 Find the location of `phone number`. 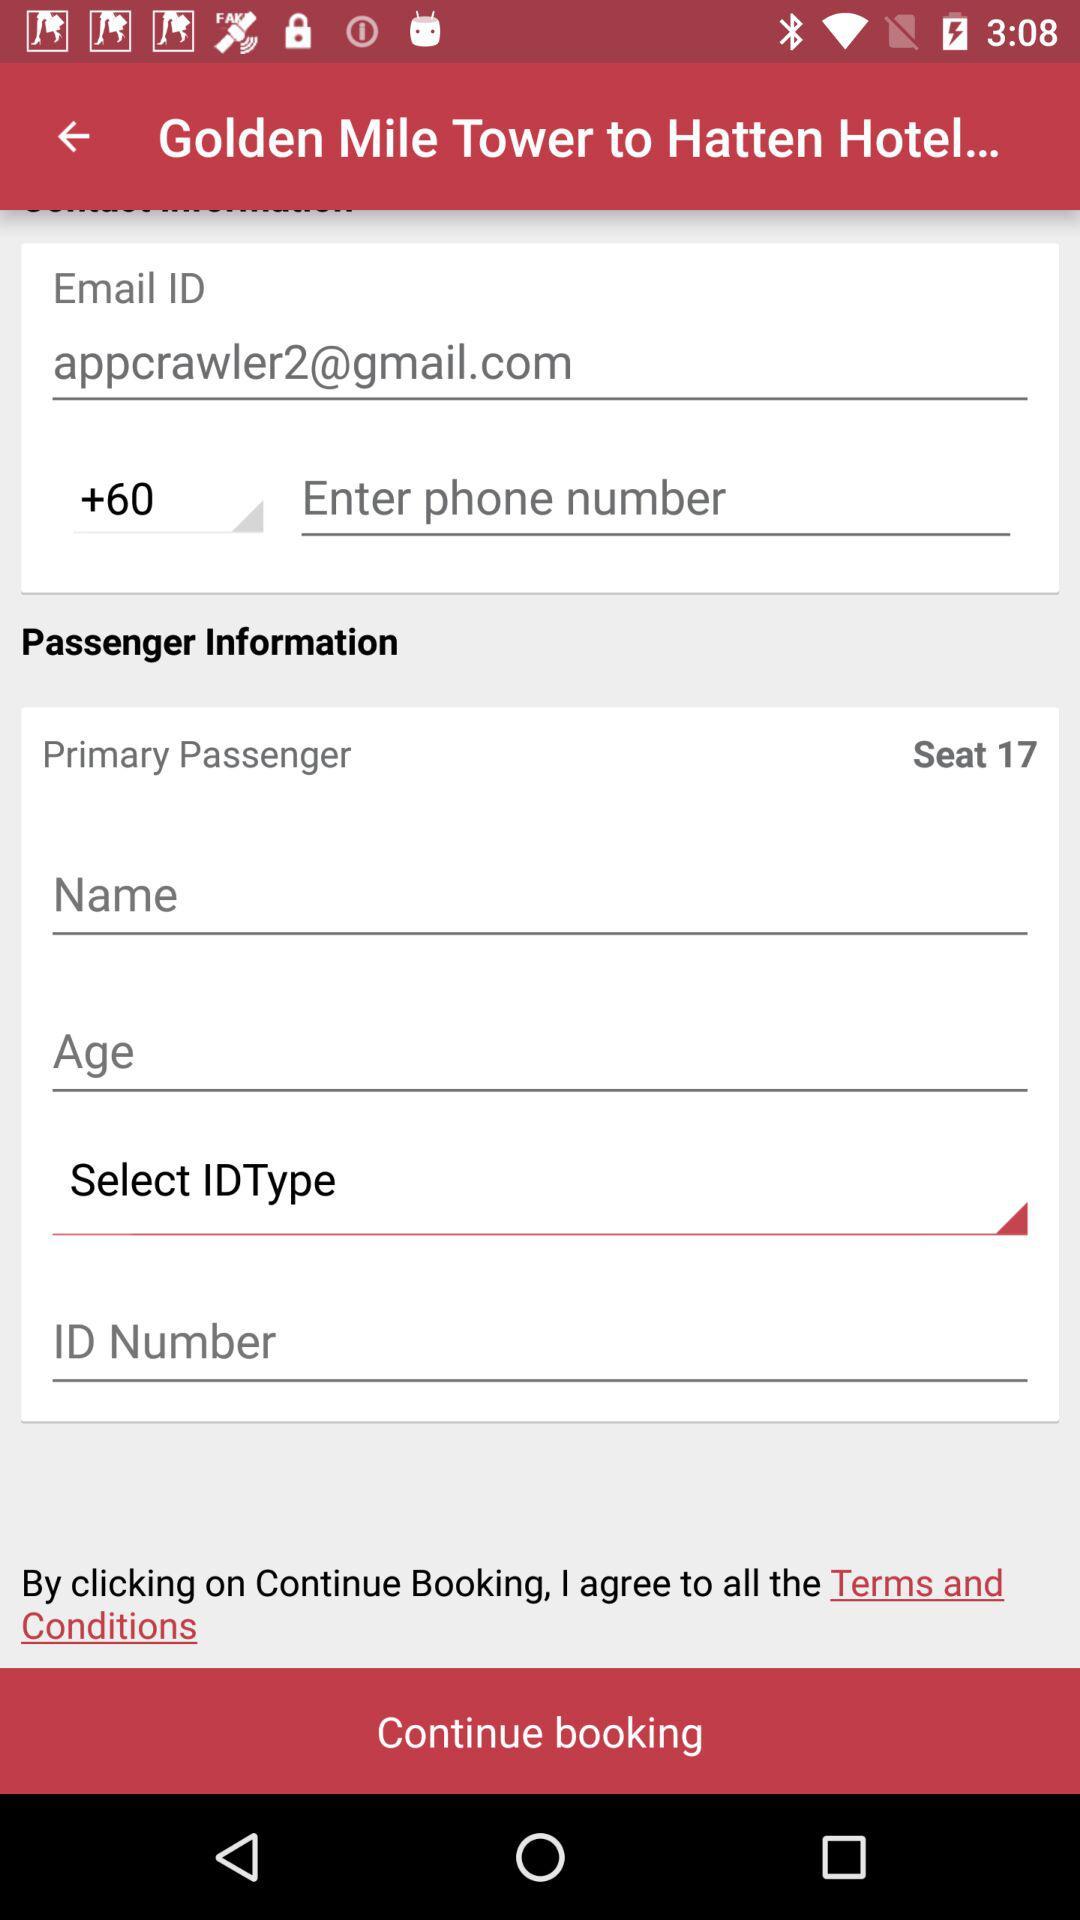

phone number is located at coordinates (655, 497).